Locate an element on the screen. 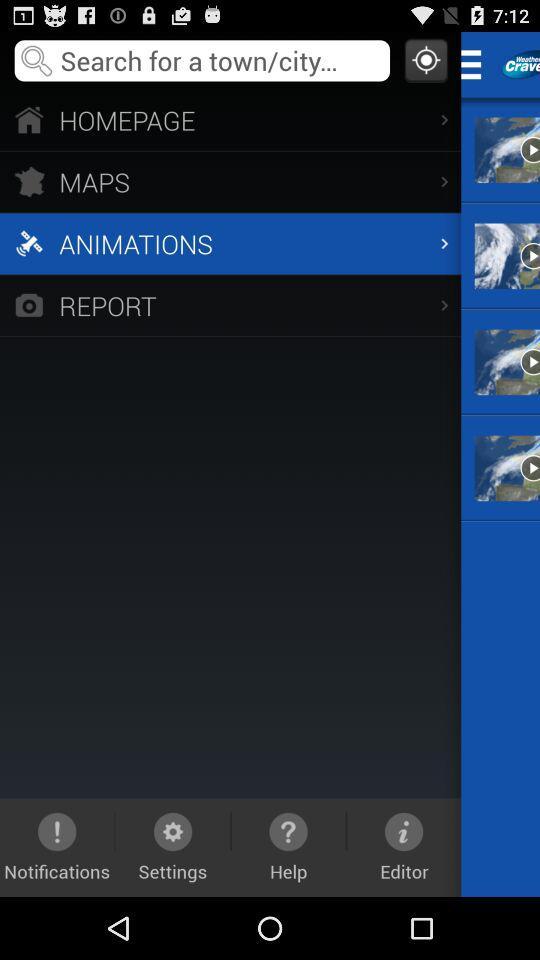 The image size is (540, 960). icon at the bottom right corner is located at coordinates (404, 846).